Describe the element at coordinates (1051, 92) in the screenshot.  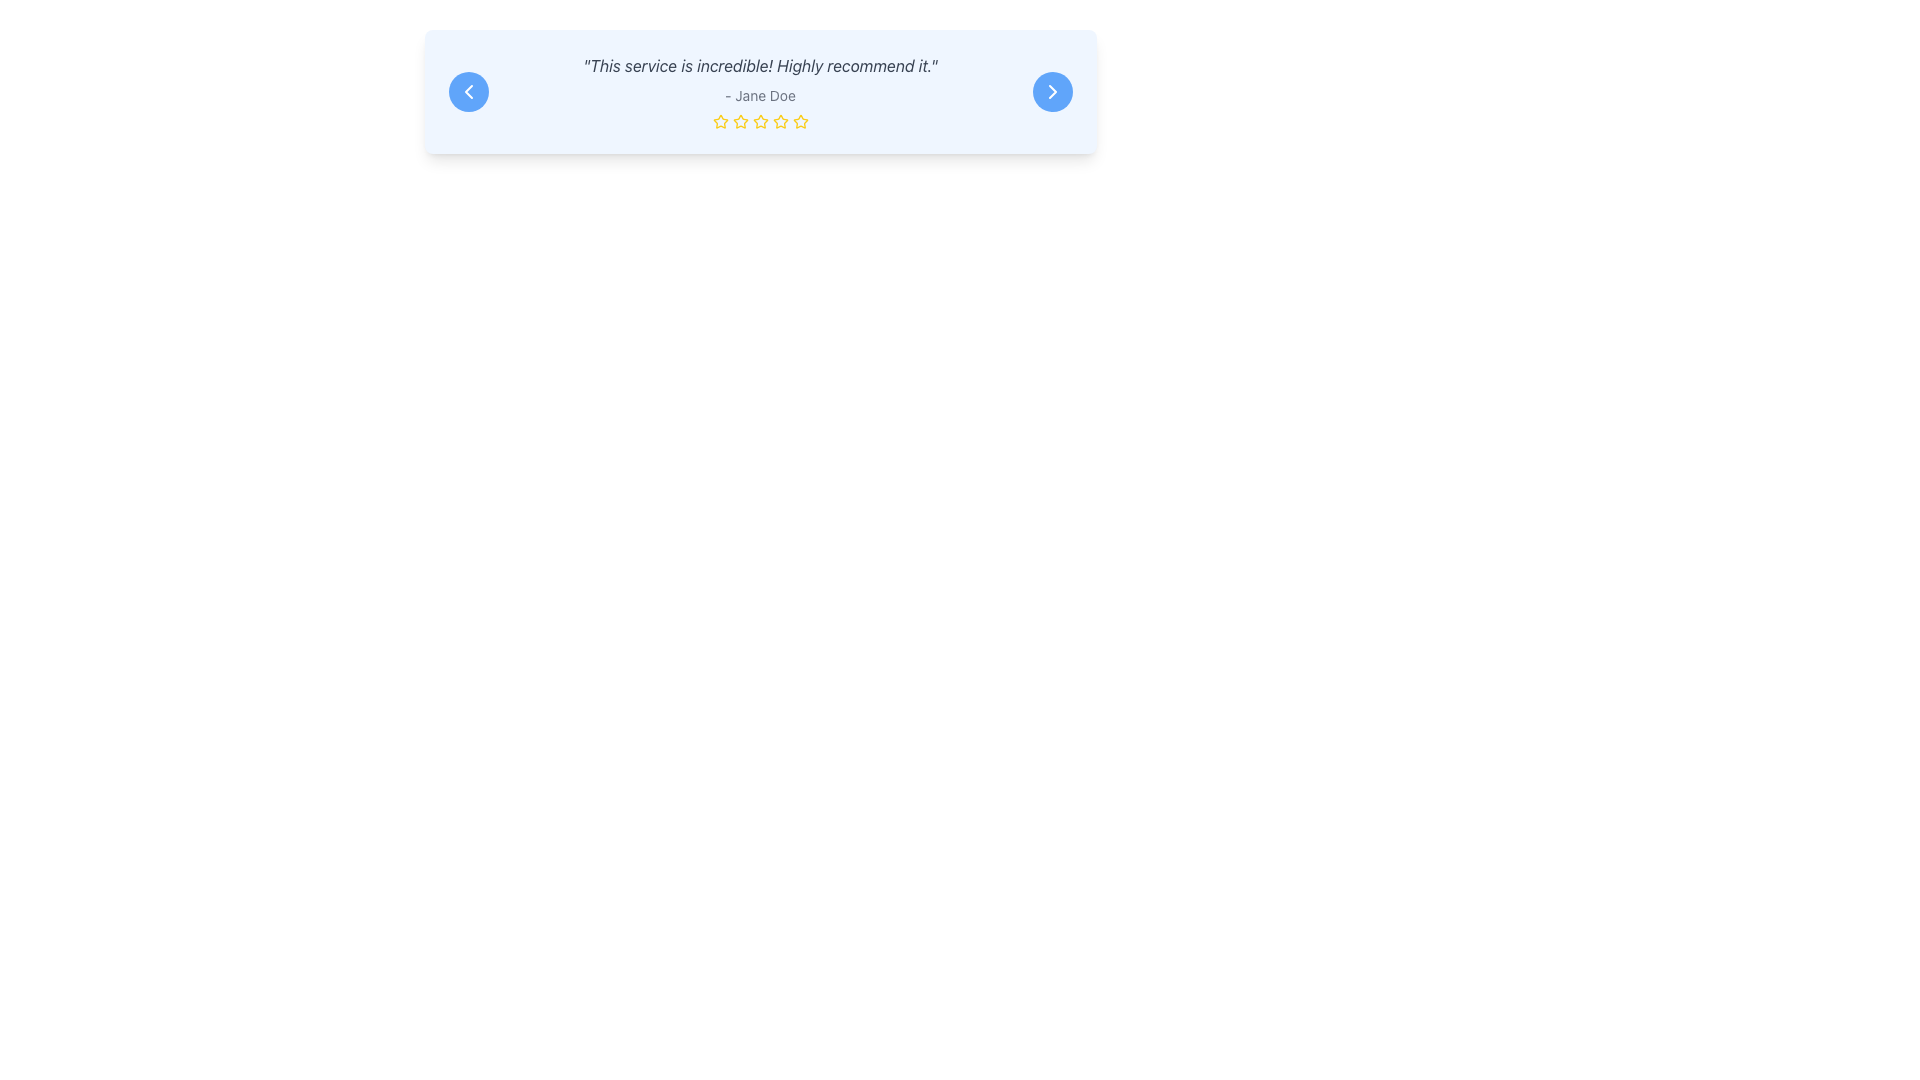
I see `the circular button with a blue background and a white arrow pointing to the right to observe its hover effect` at that location.